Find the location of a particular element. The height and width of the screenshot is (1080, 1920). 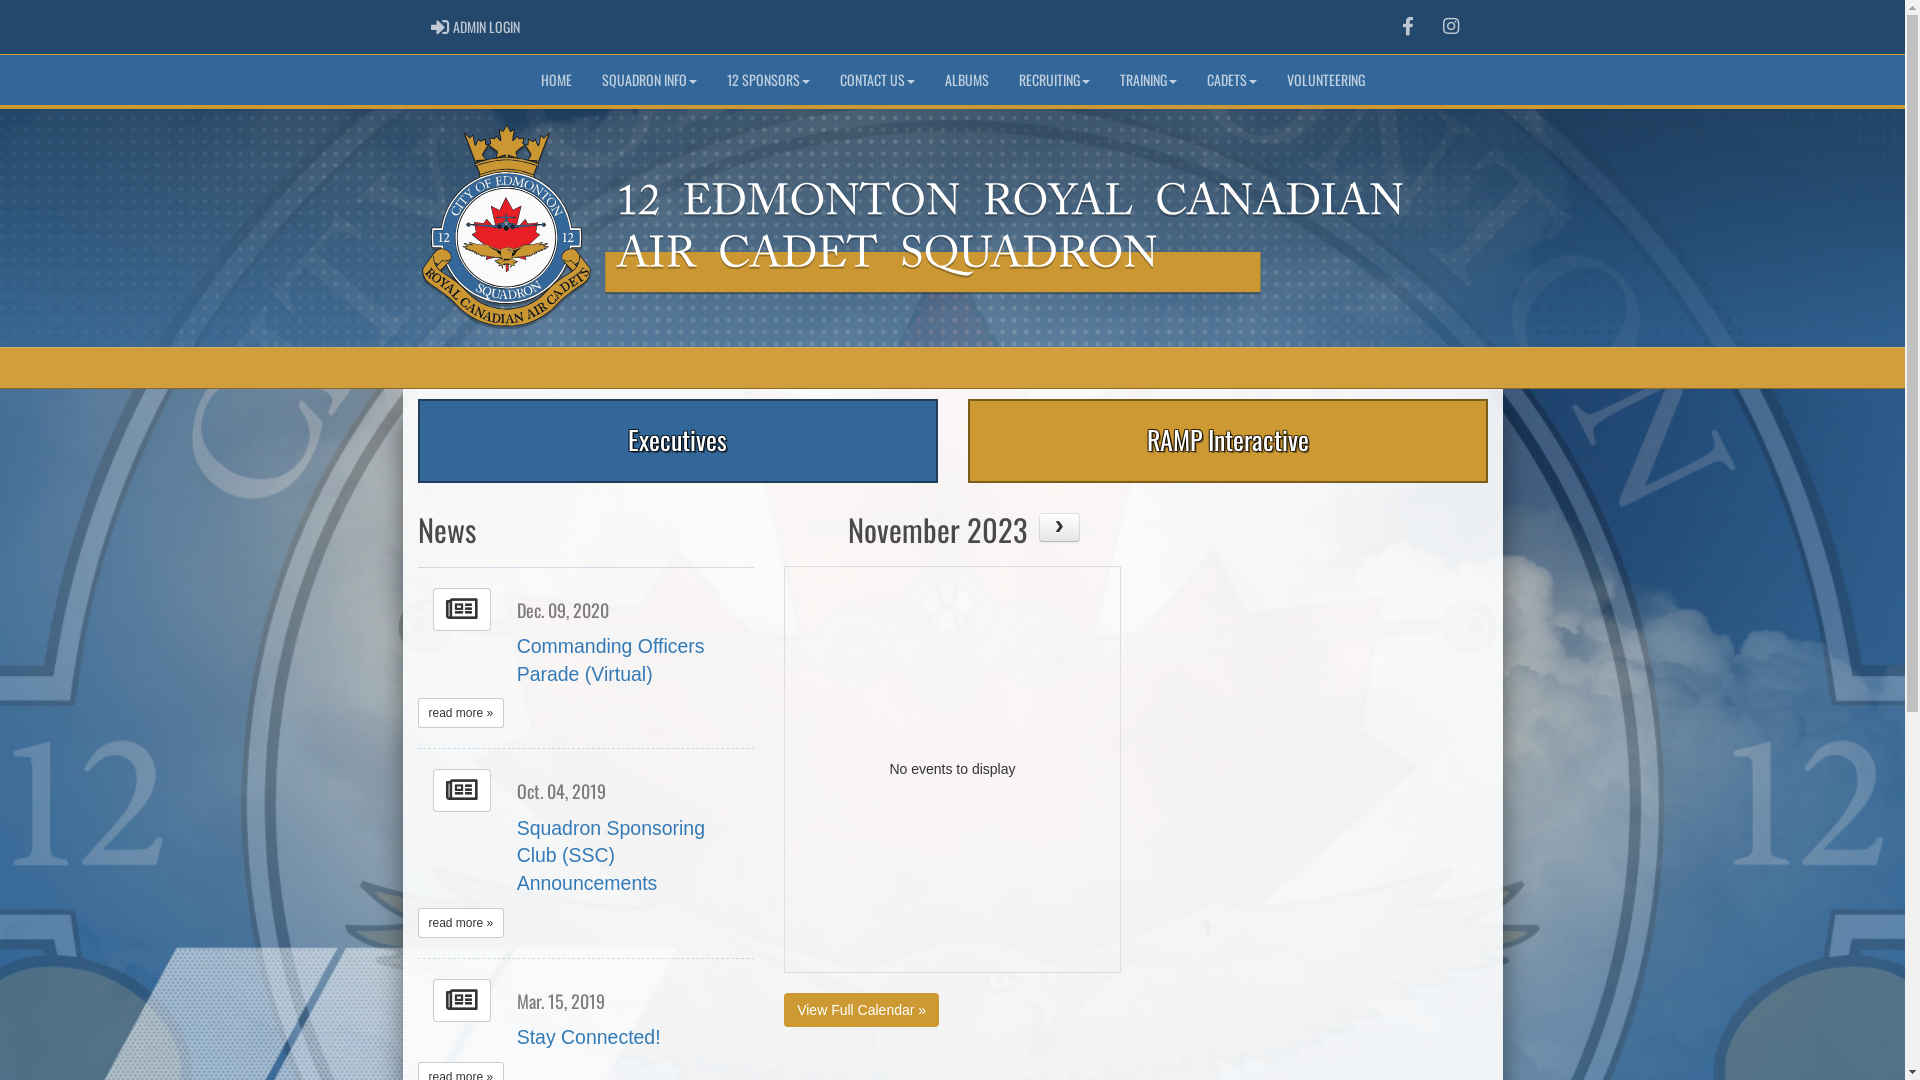

'12 SPONSORS' is located at coordinates (767, 79).